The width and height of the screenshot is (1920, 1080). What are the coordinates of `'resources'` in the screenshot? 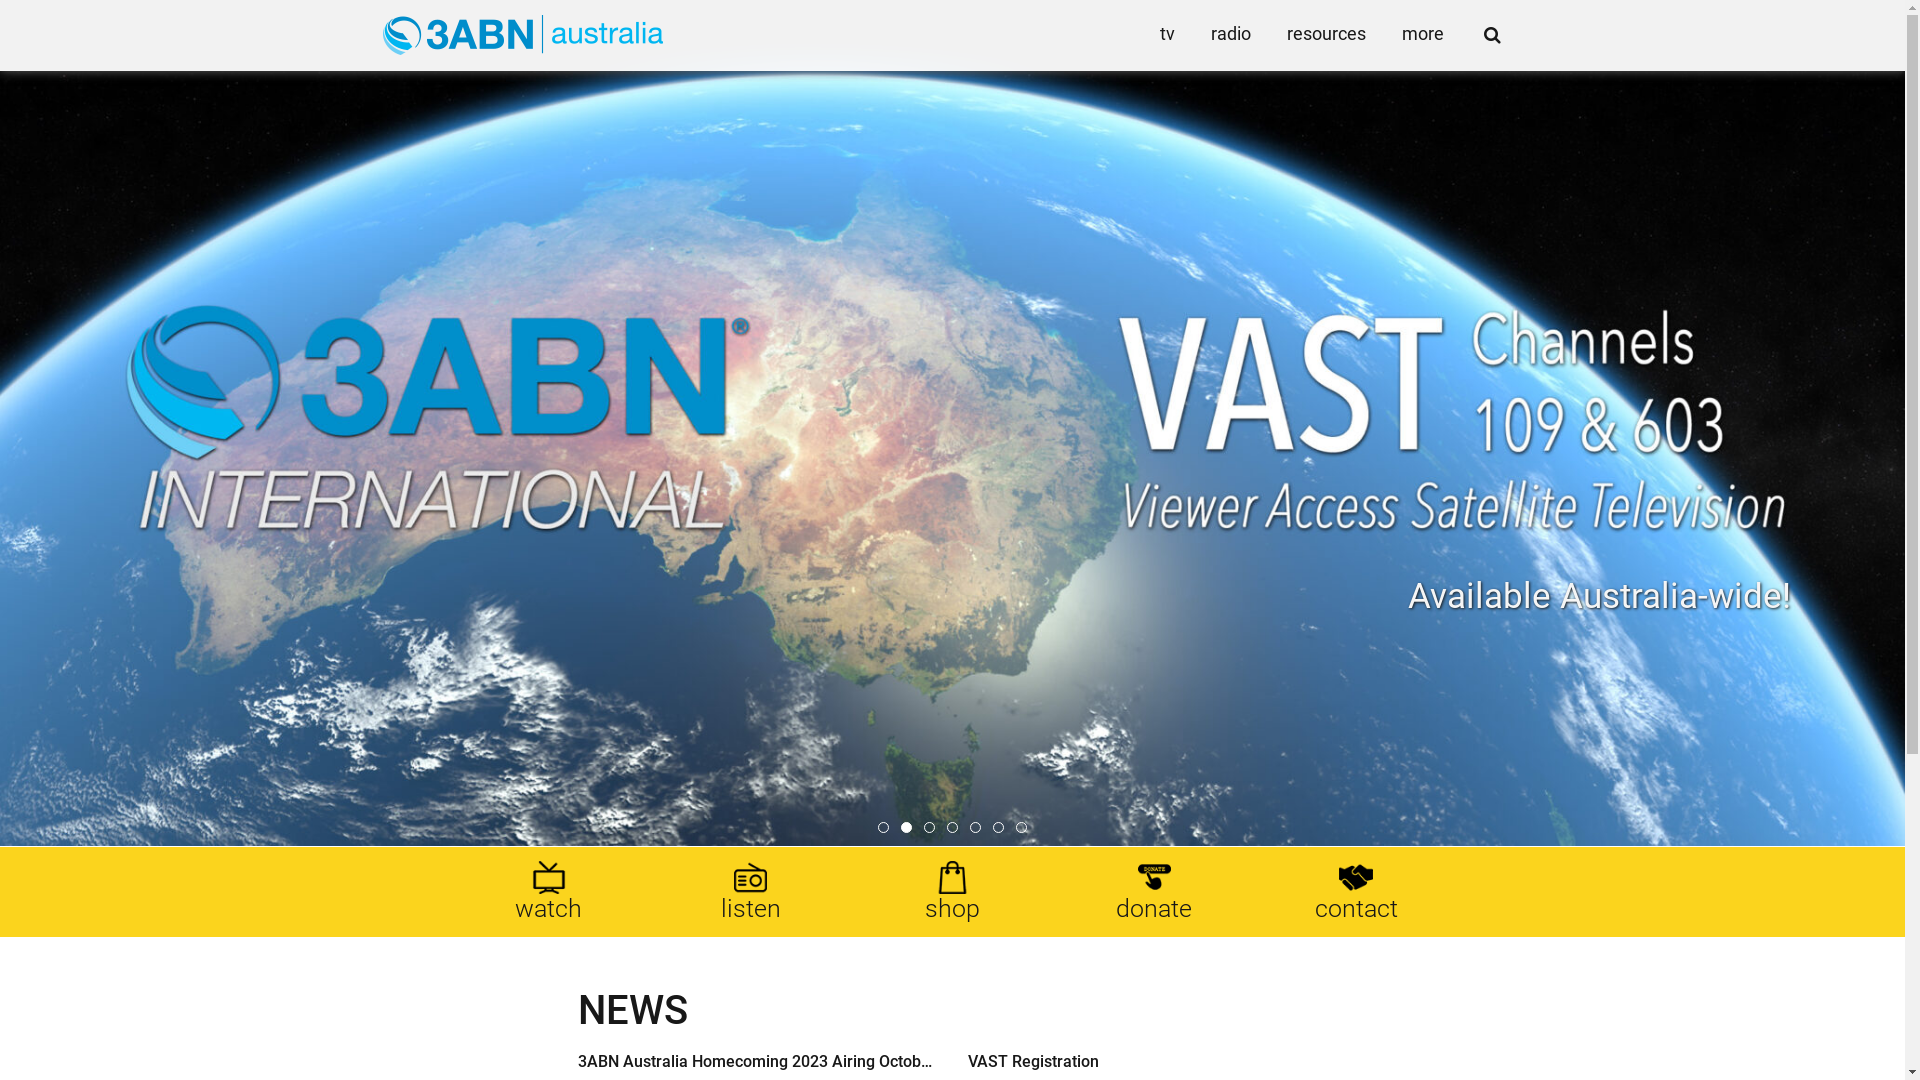 It's located at (1266, 34).